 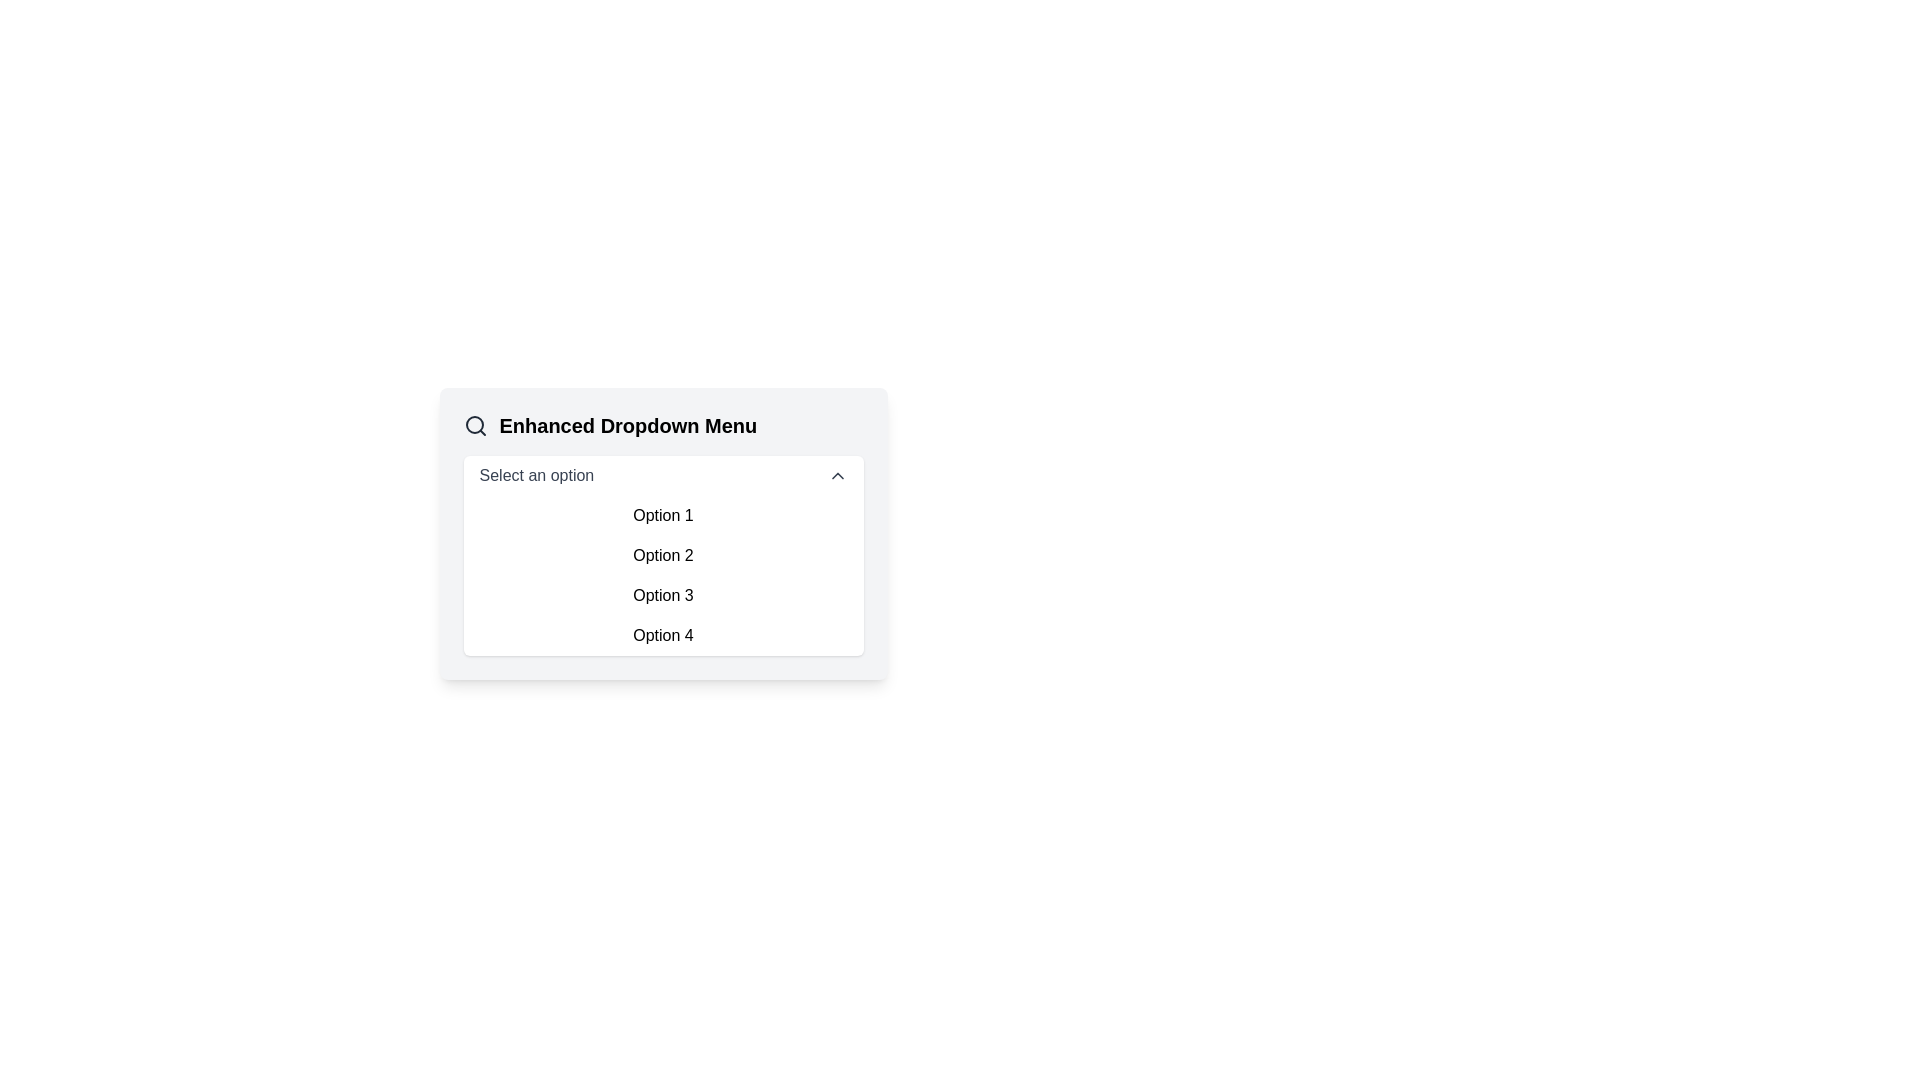 What do you see at coordinates (663, 595) in the screenshot?
I see `the selectable option 'Option 3' in the 'Enhanced Dropdown Menu'` at bounding box center [663, 595].